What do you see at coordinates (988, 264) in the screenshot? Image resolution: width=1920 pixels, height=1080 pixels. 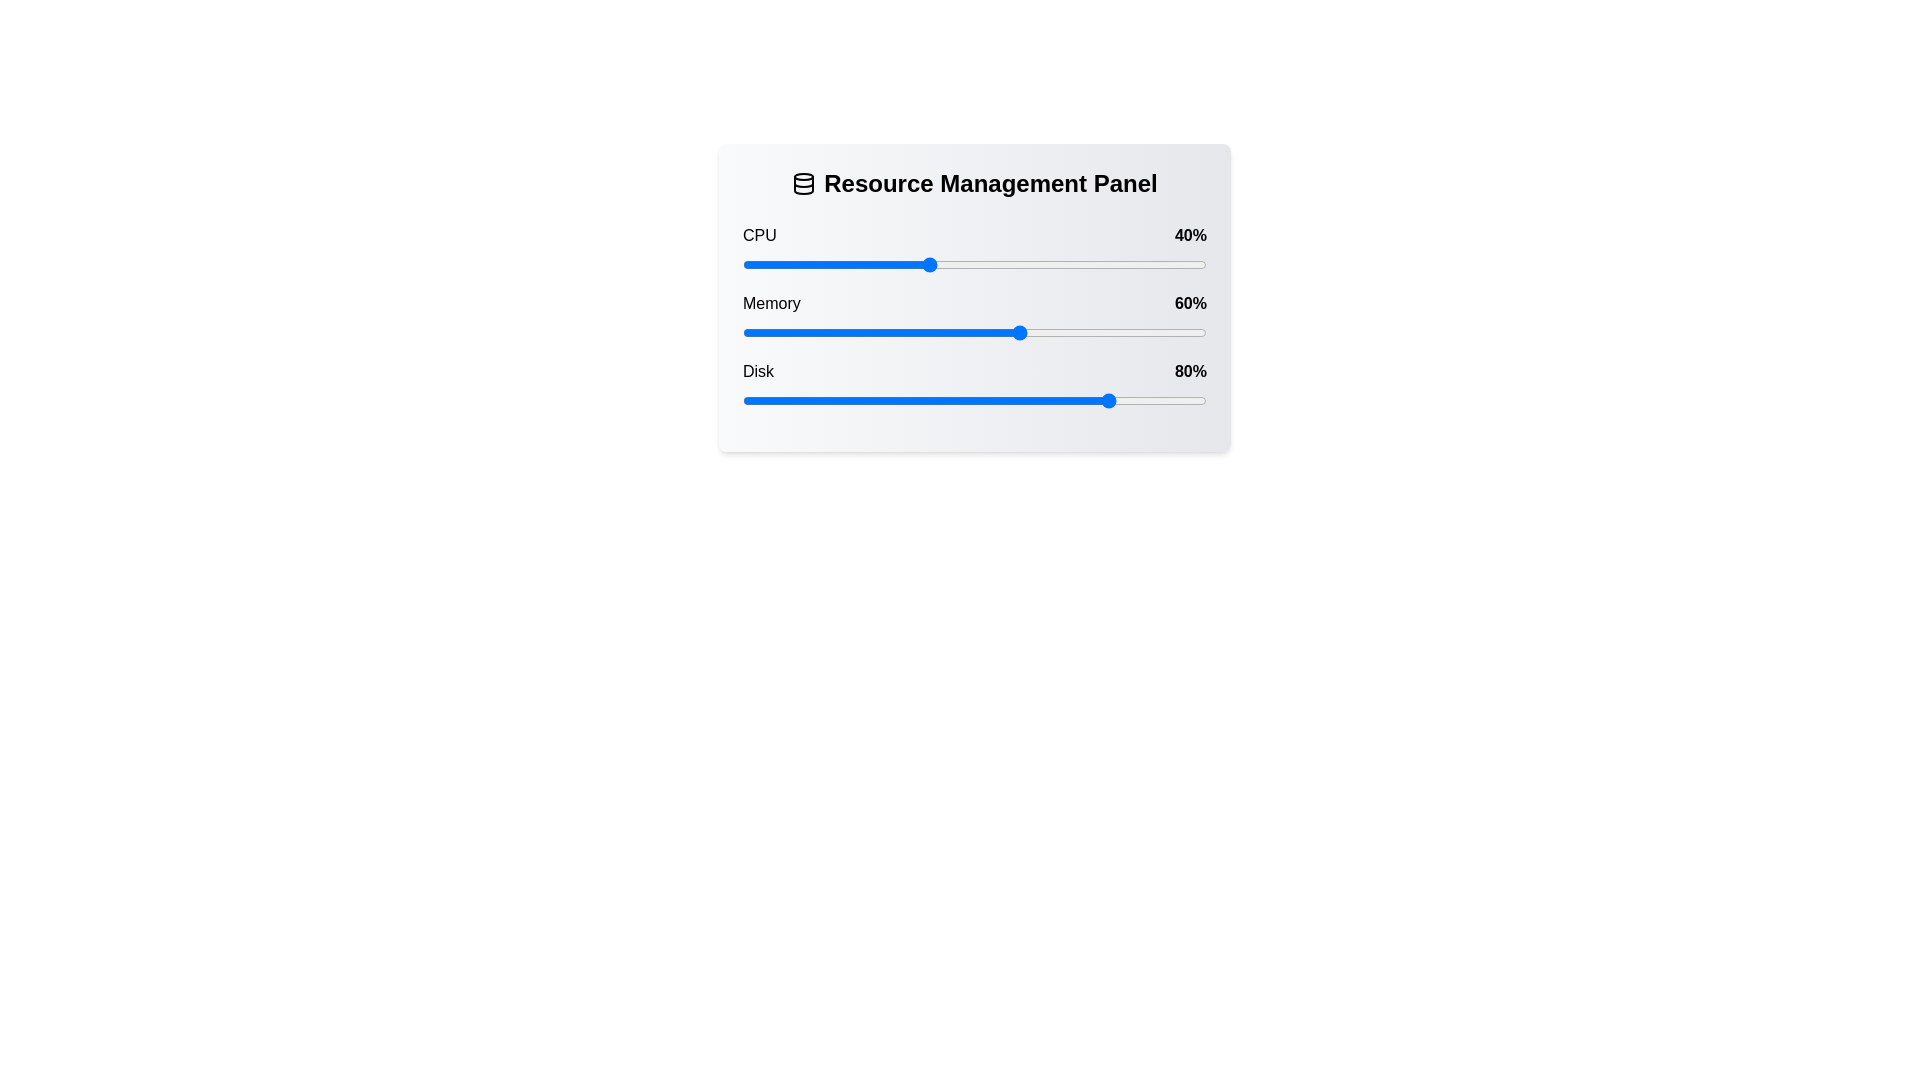 I see `the CPU slider to 53%` at bounding box center [988, 264].